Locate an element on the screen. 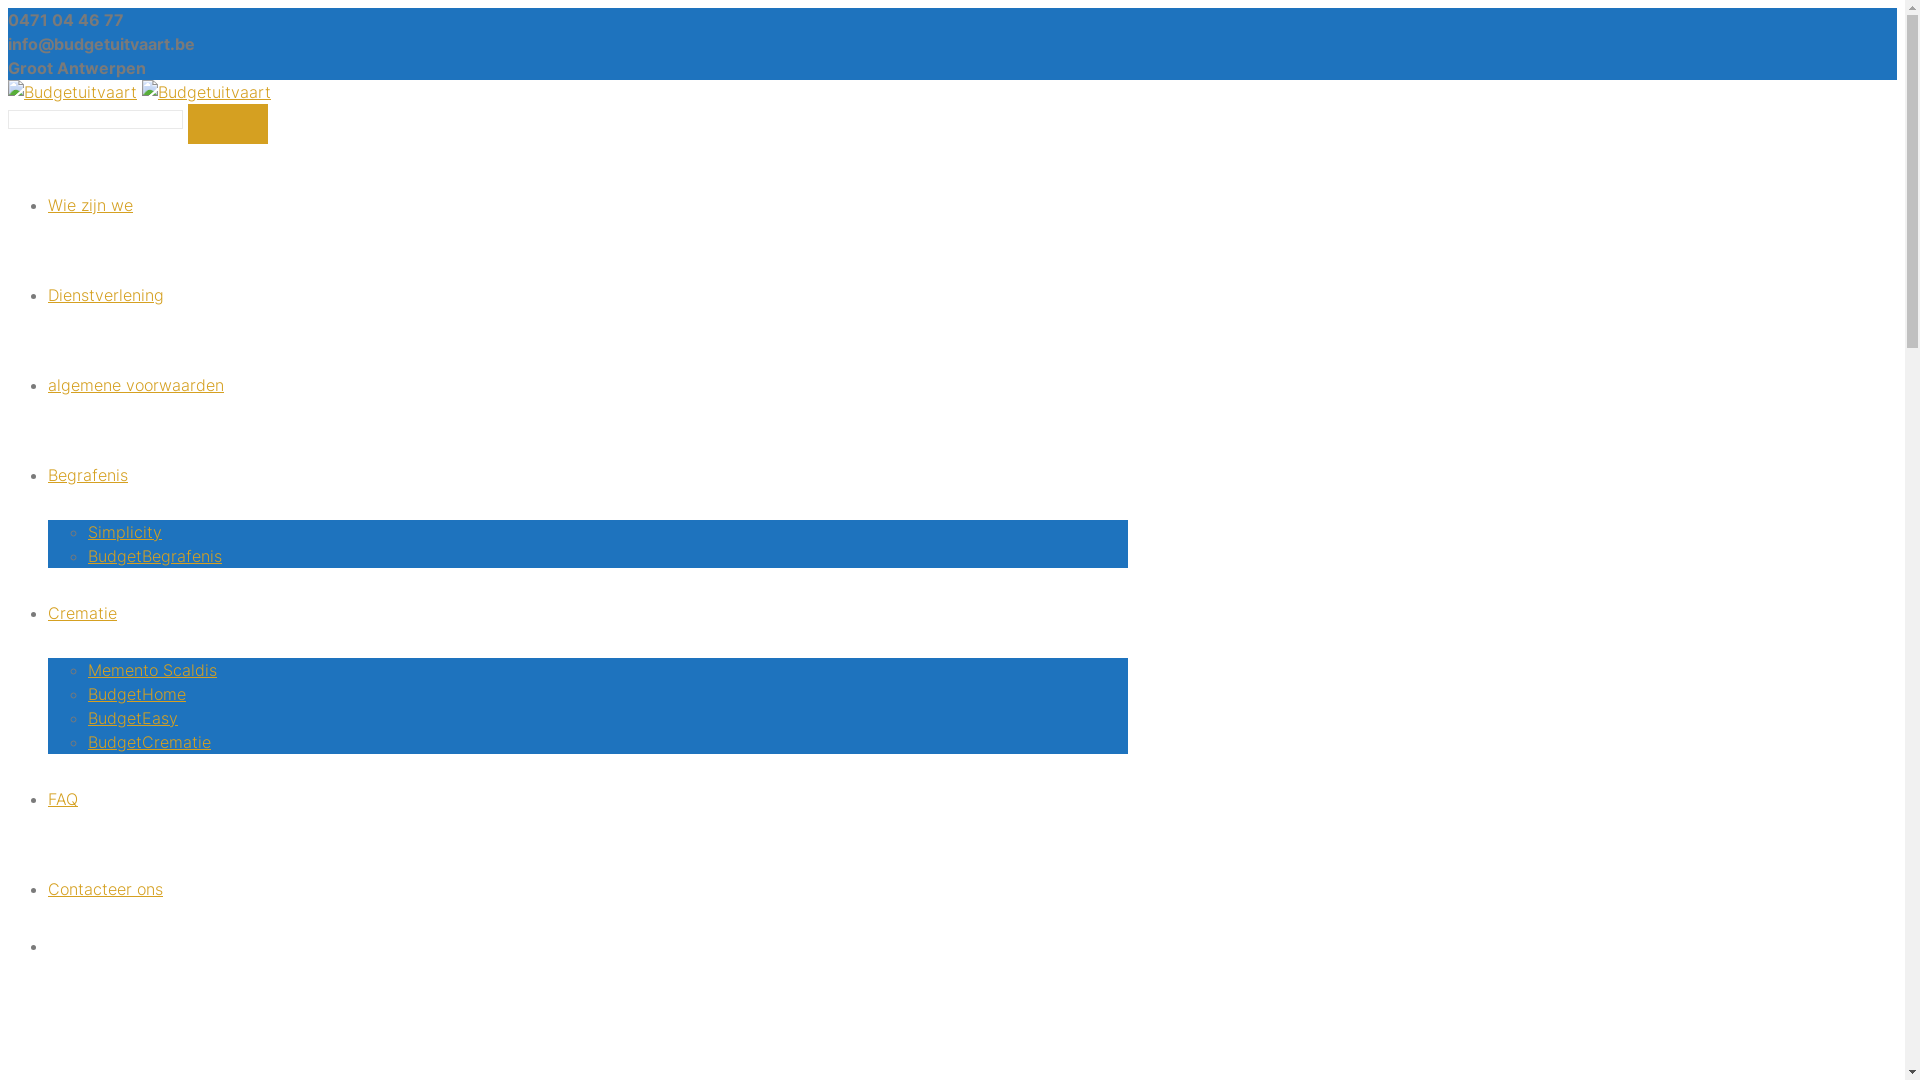  'Contacteer ons' is located at coordinates (104, 887).